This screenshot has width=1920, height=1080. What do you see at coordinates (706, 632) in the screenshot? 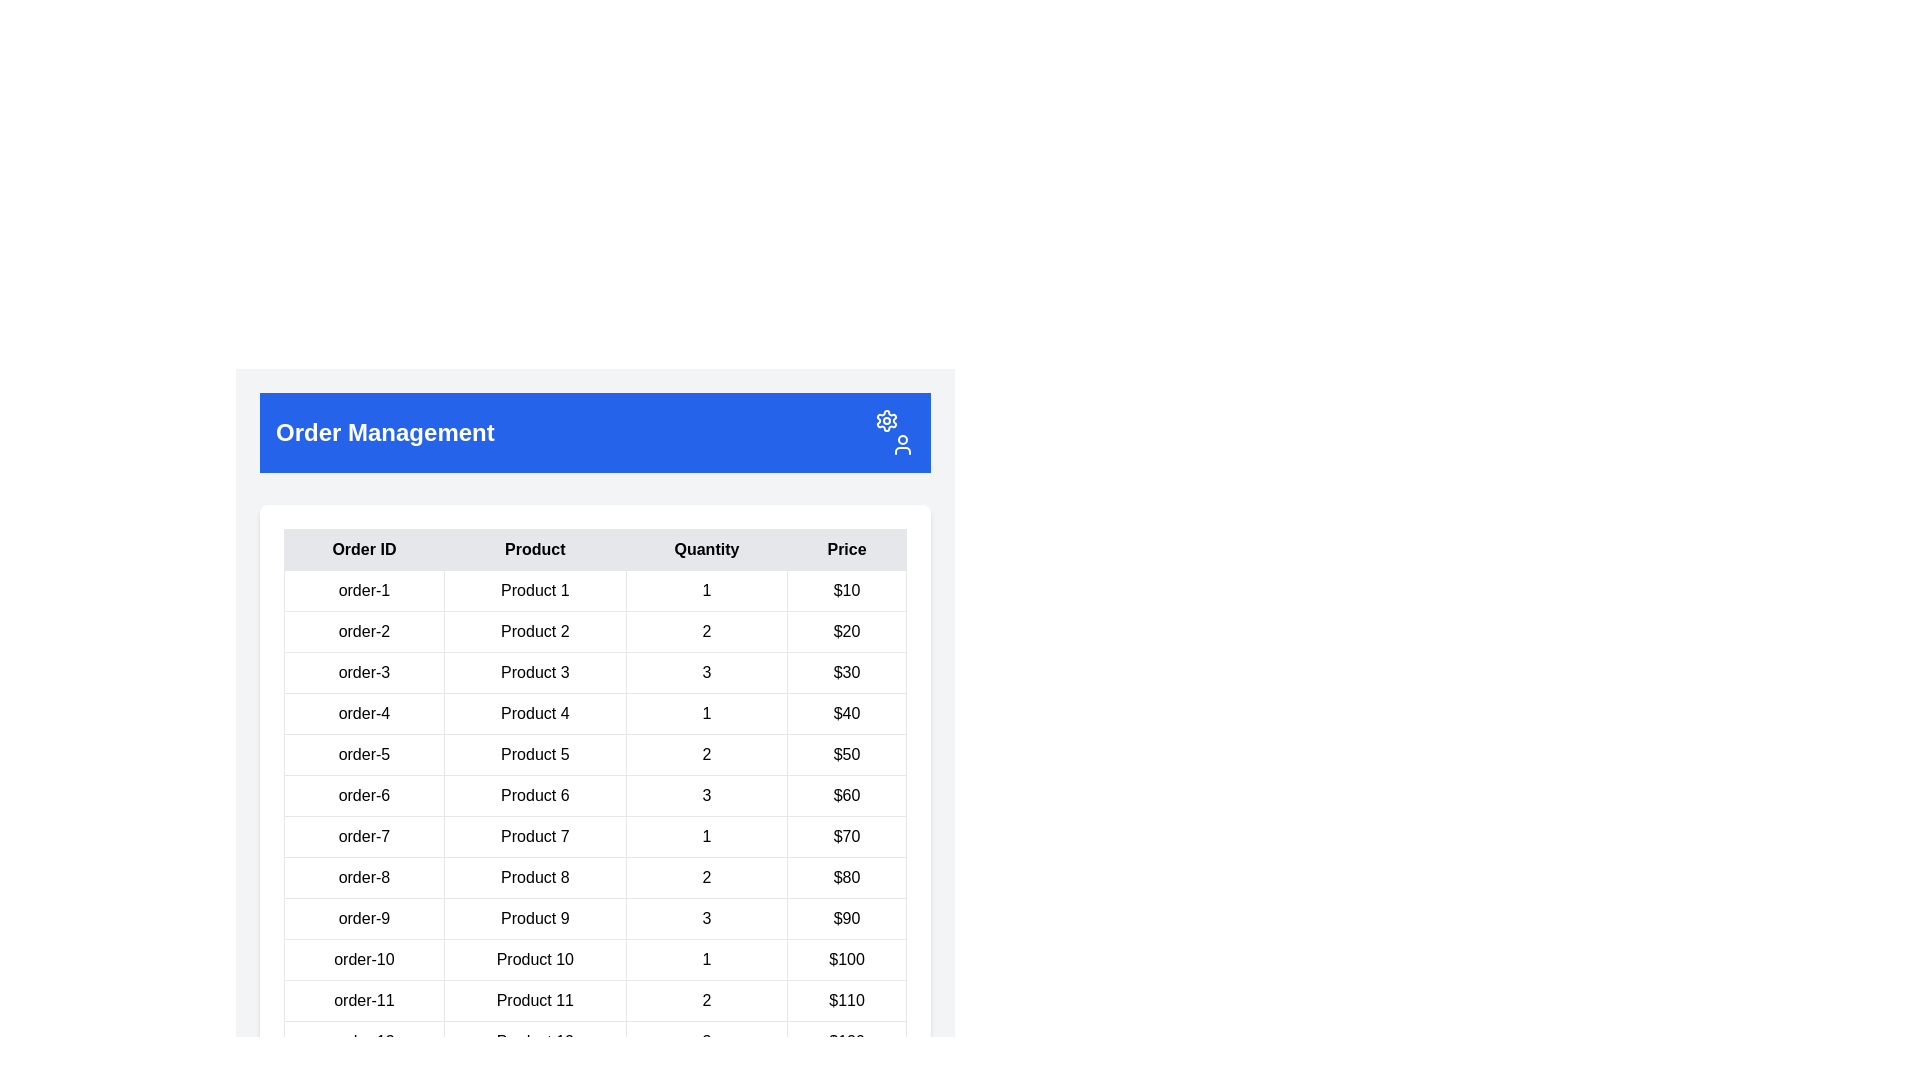
I see `the numeral '2' in the Quantity column of the table, which is aligned with the order-2 entry and Product 2` at bounding box center [706, 632].